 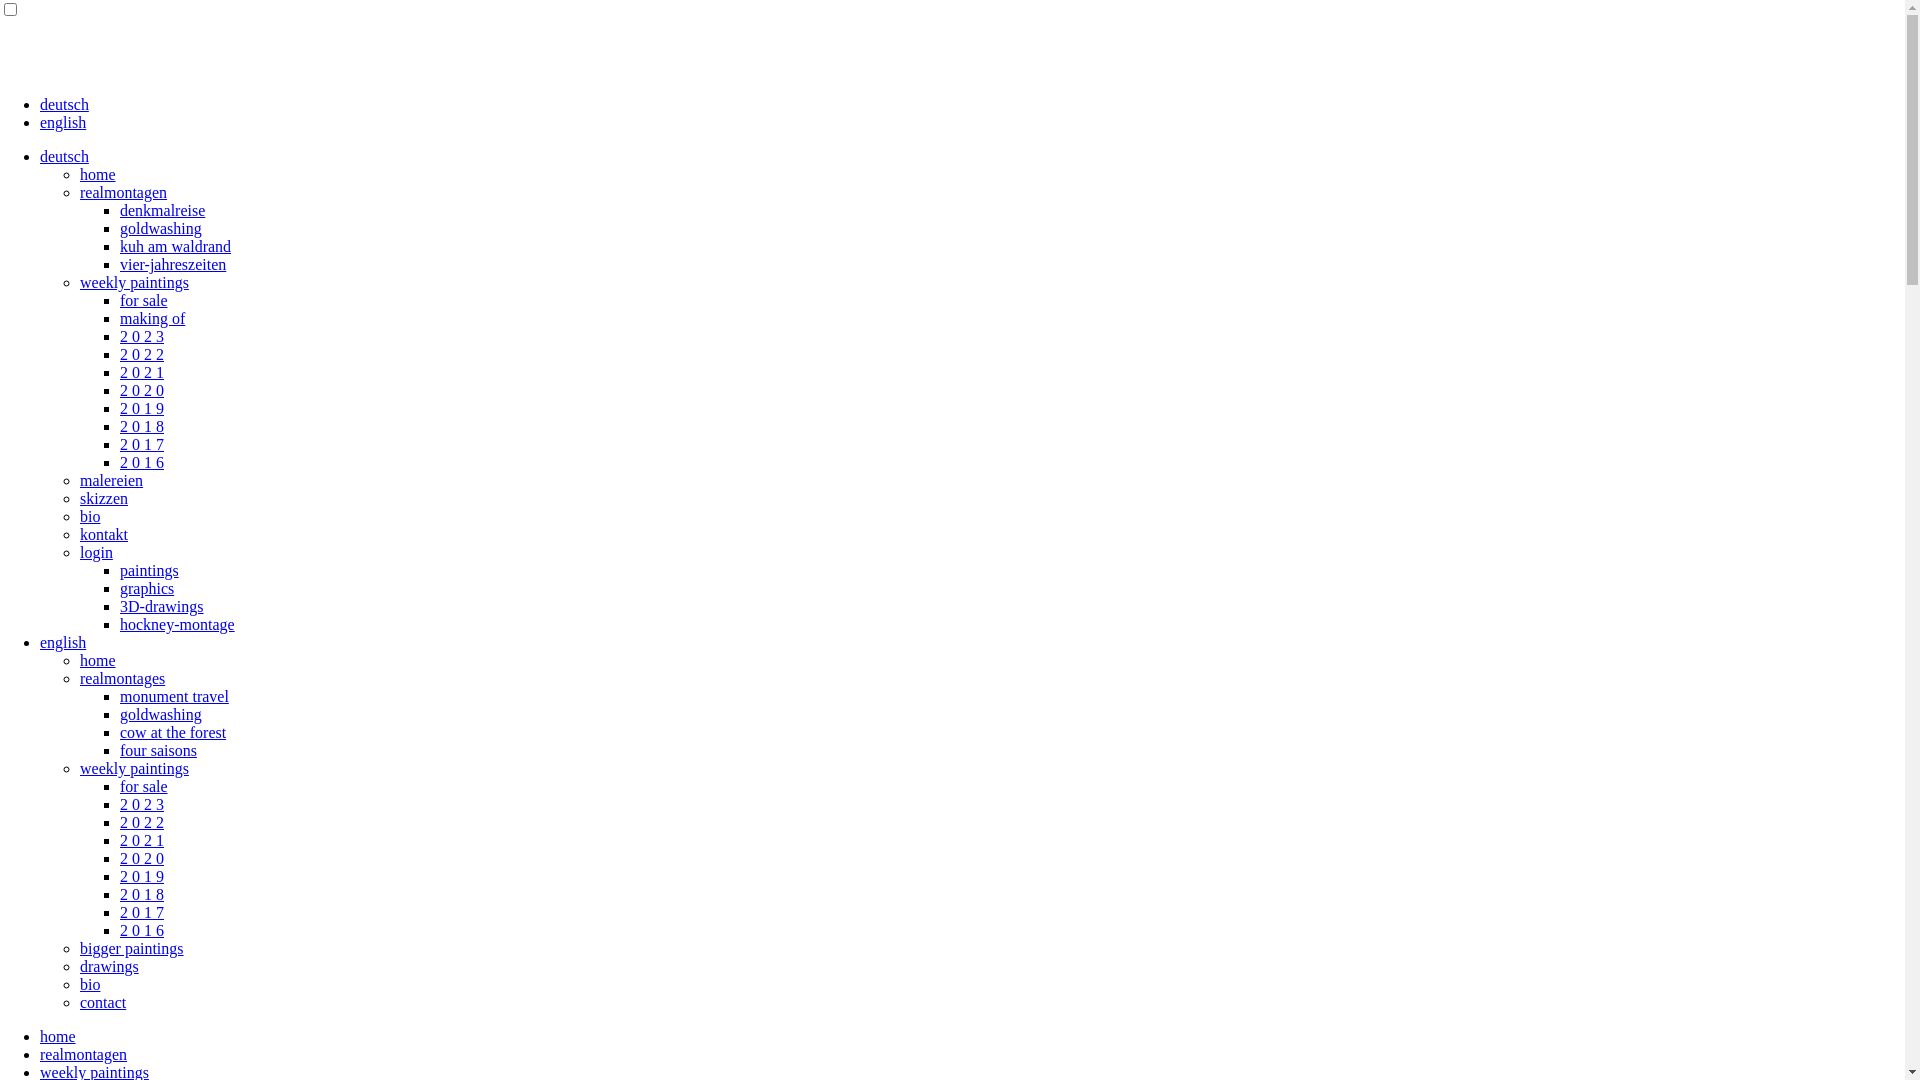 I want to click on 'hockney-montage', so click(x=177, y=623).